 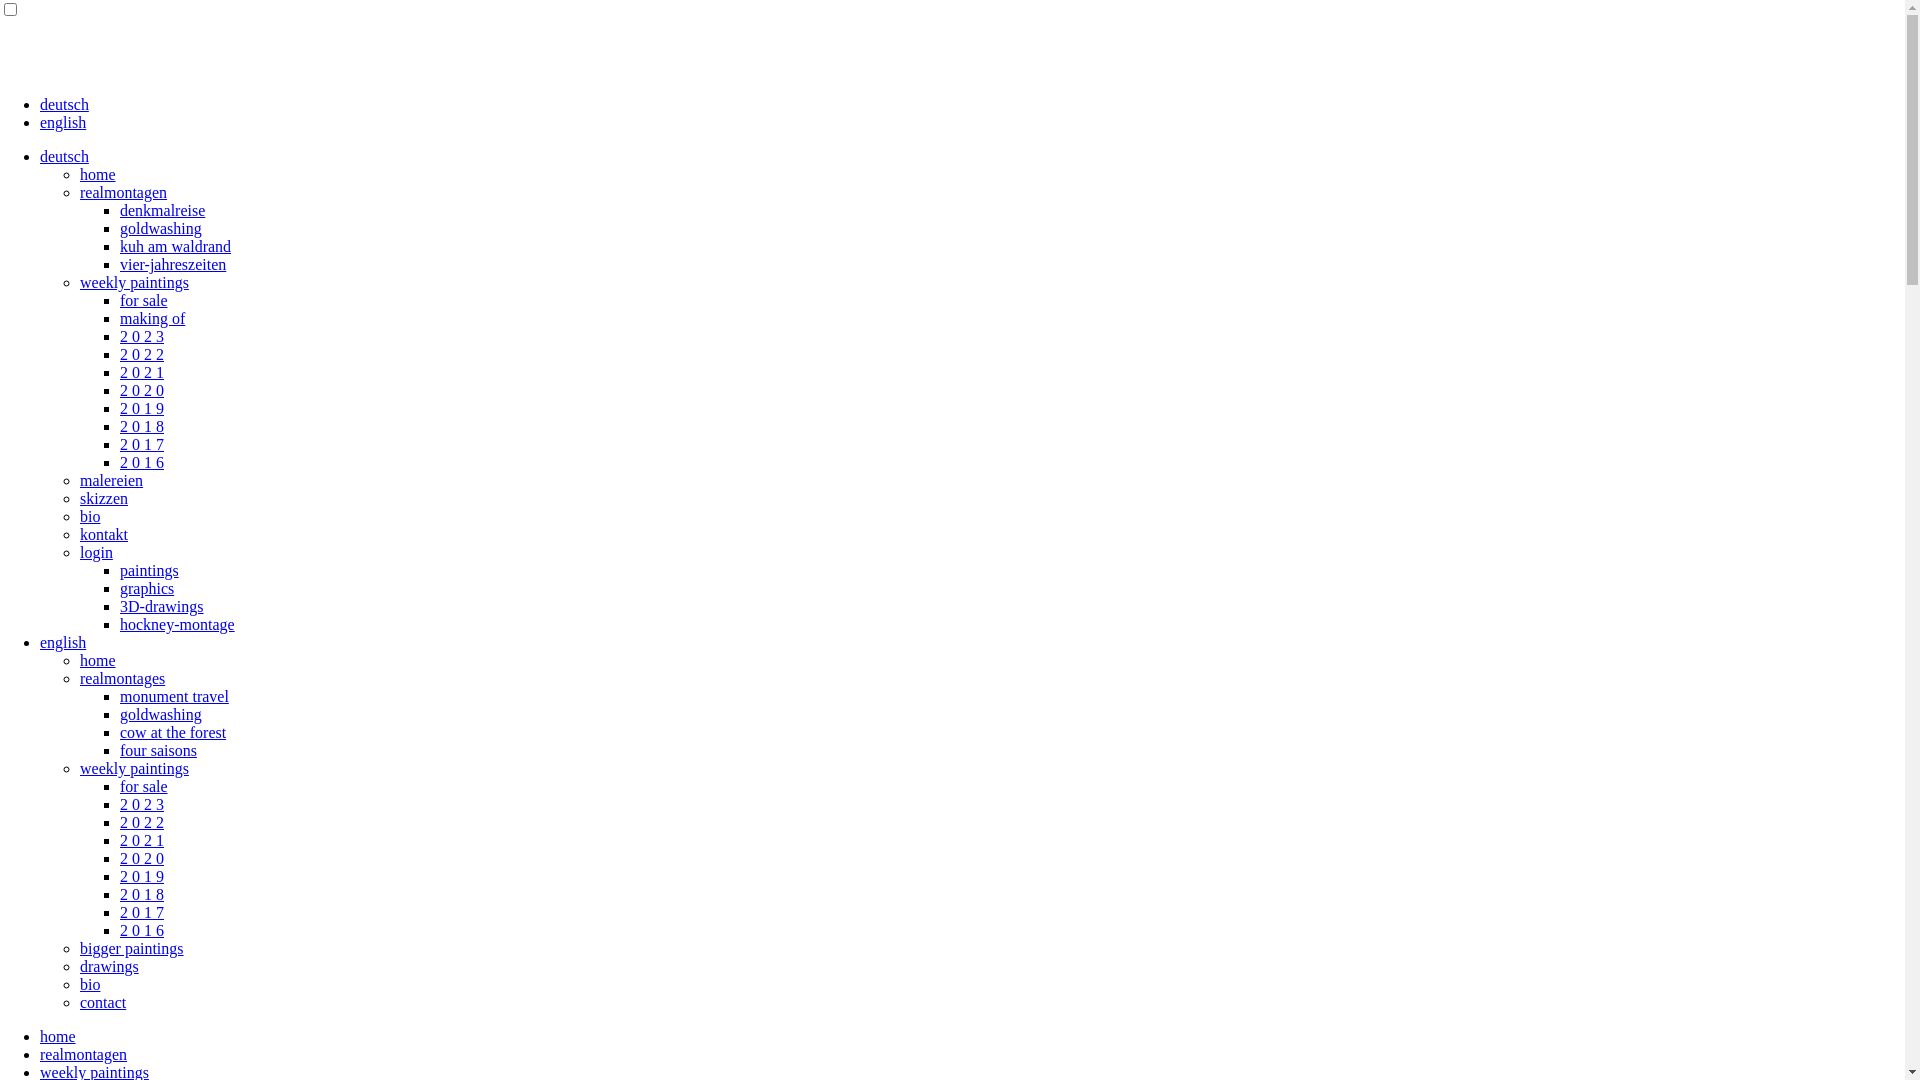 I want to click on 'hockney-montage', so click(x=177, y=623).